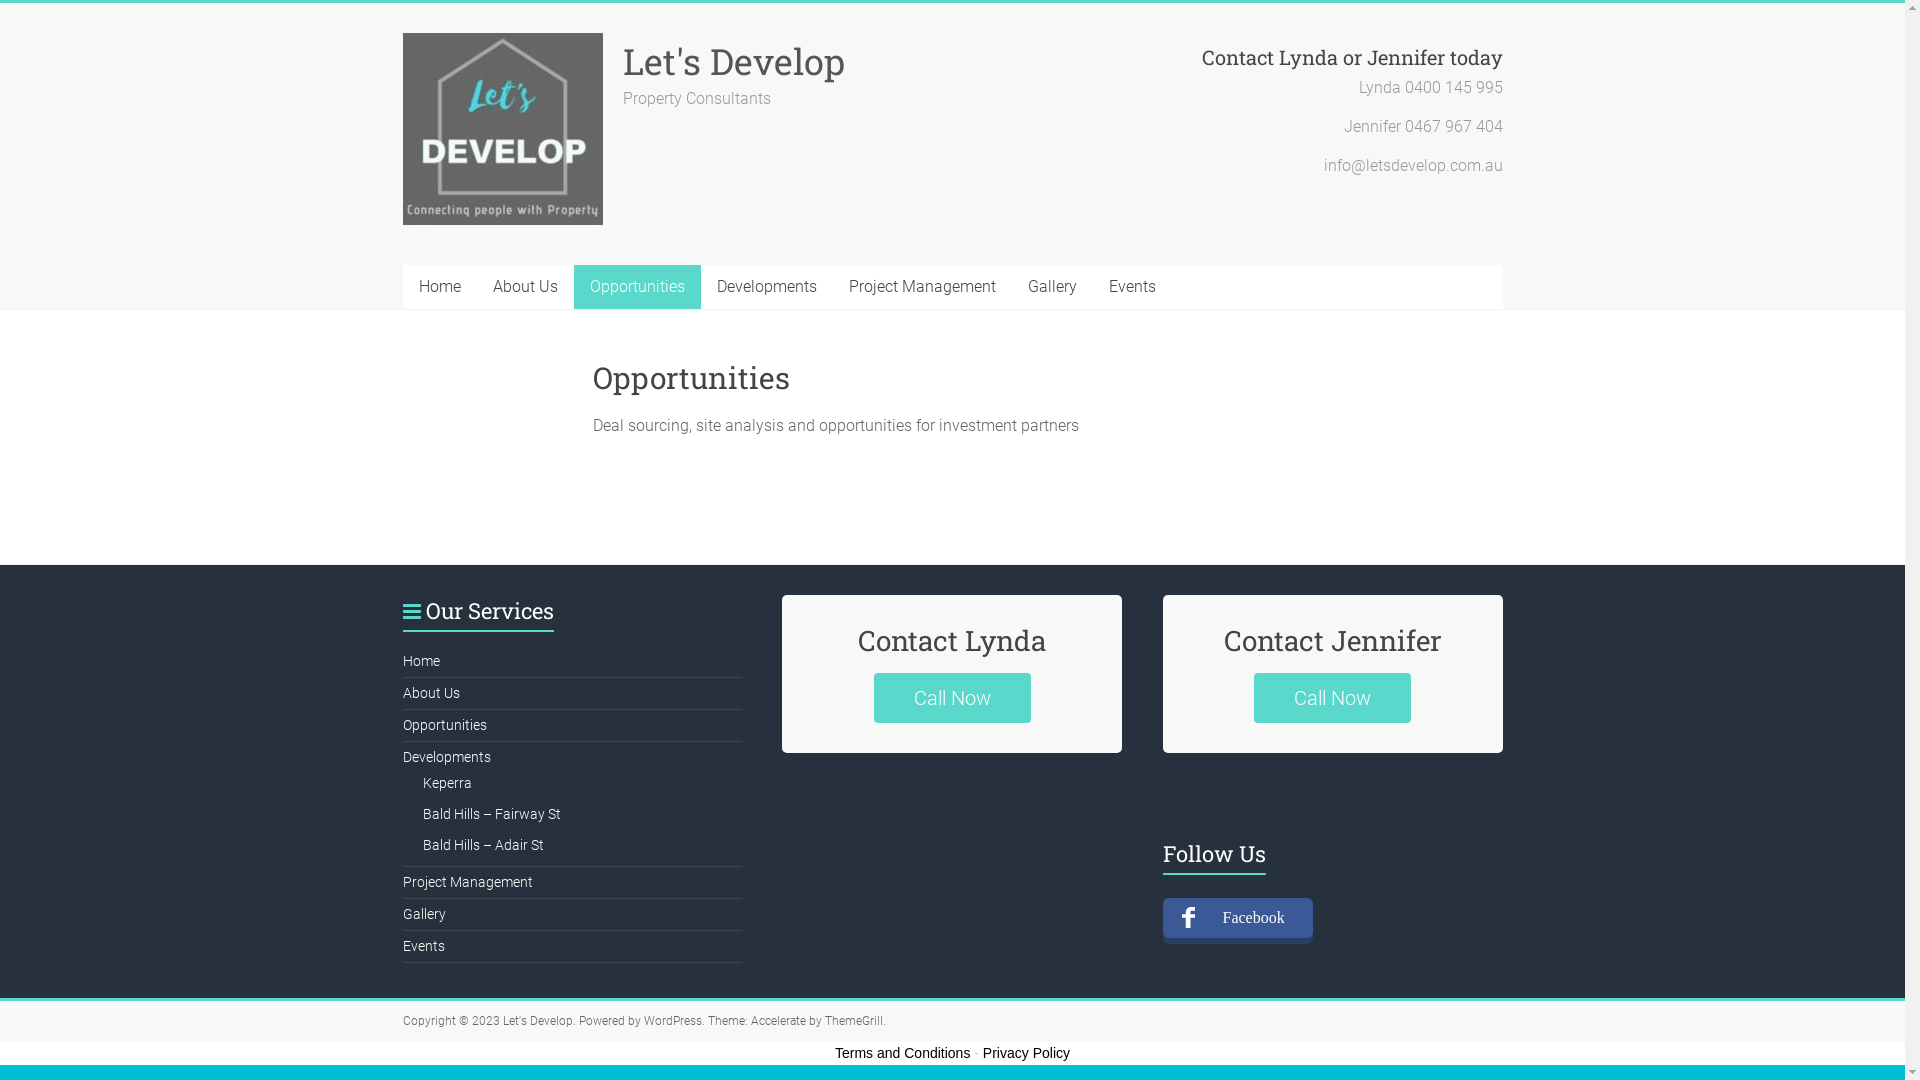 The height and width of the screenshot is (1080, 1920). I want to click on 'Gallery', so click(401, 914).